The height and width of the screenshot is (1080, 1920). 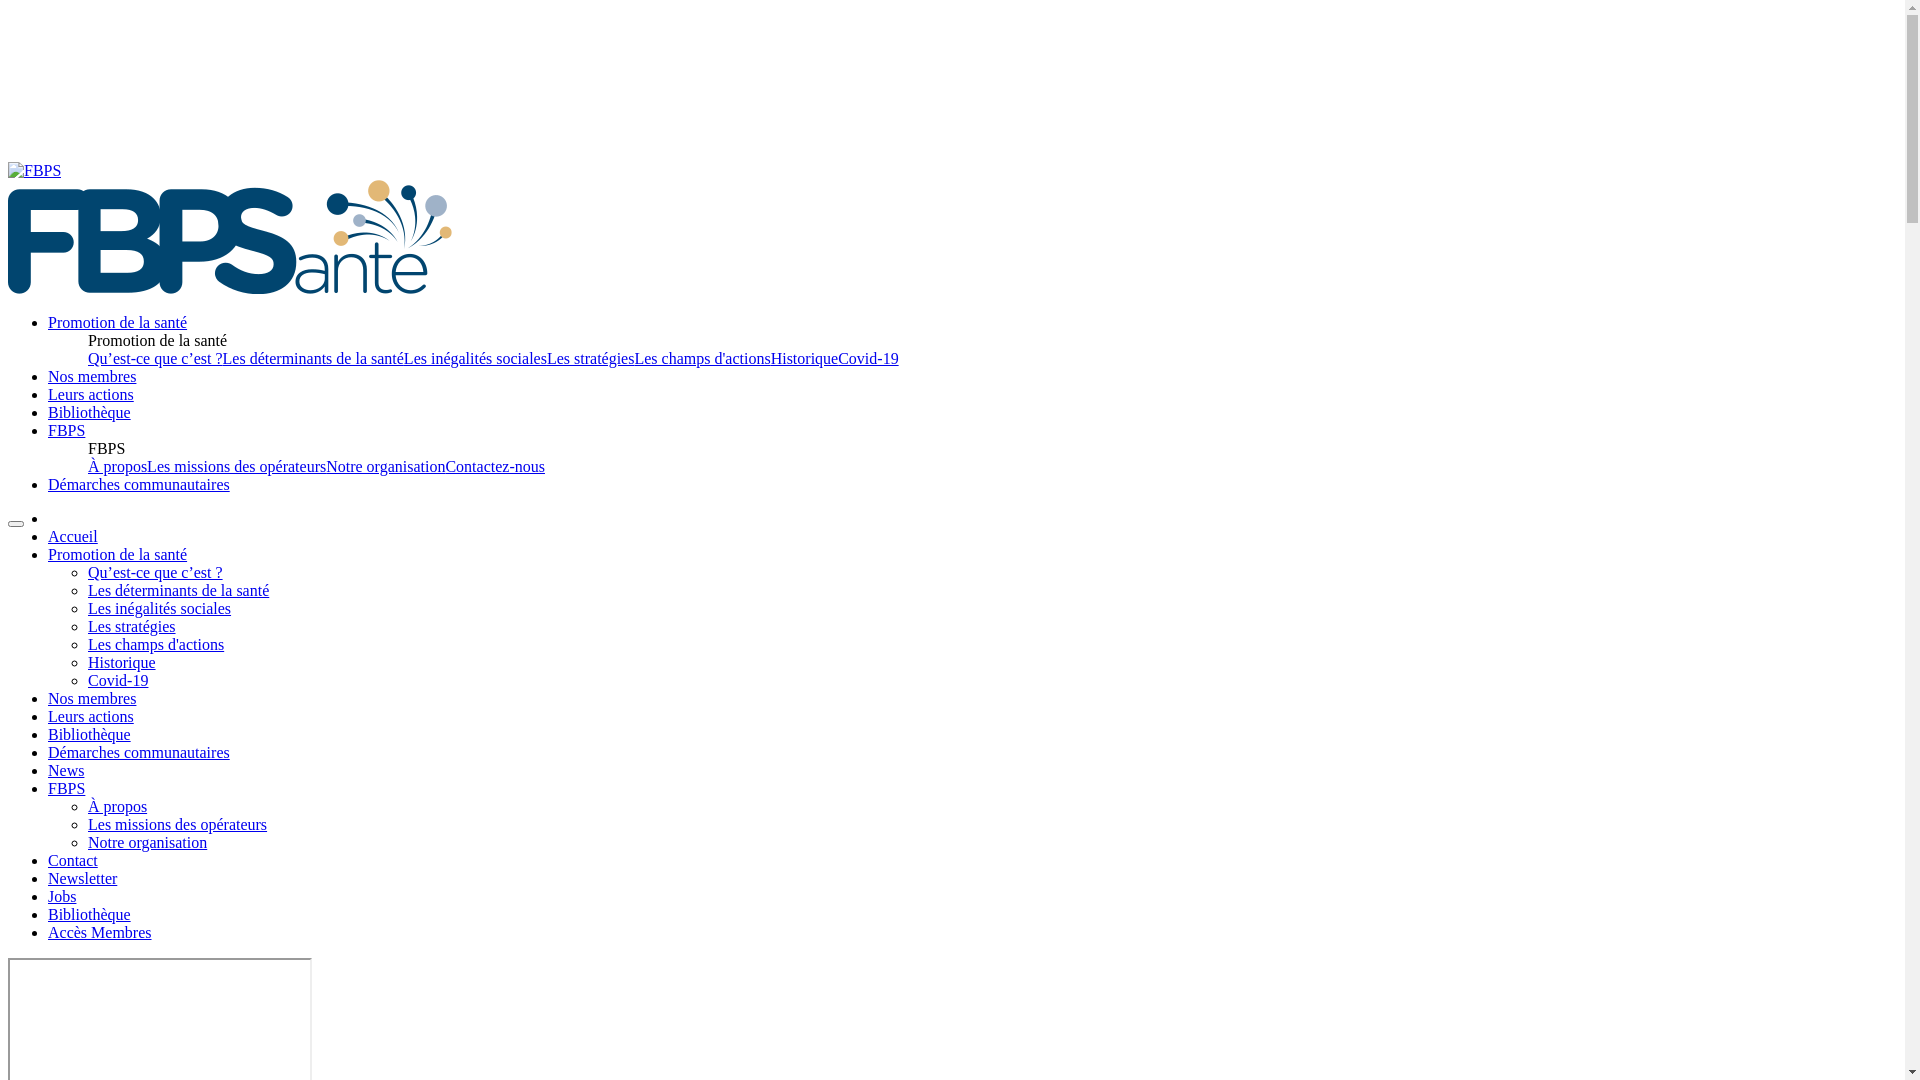 What do you see at coordinates (62, 895) in the screenshot?
I see `'Jobs'` at bounding box center [62, 895].